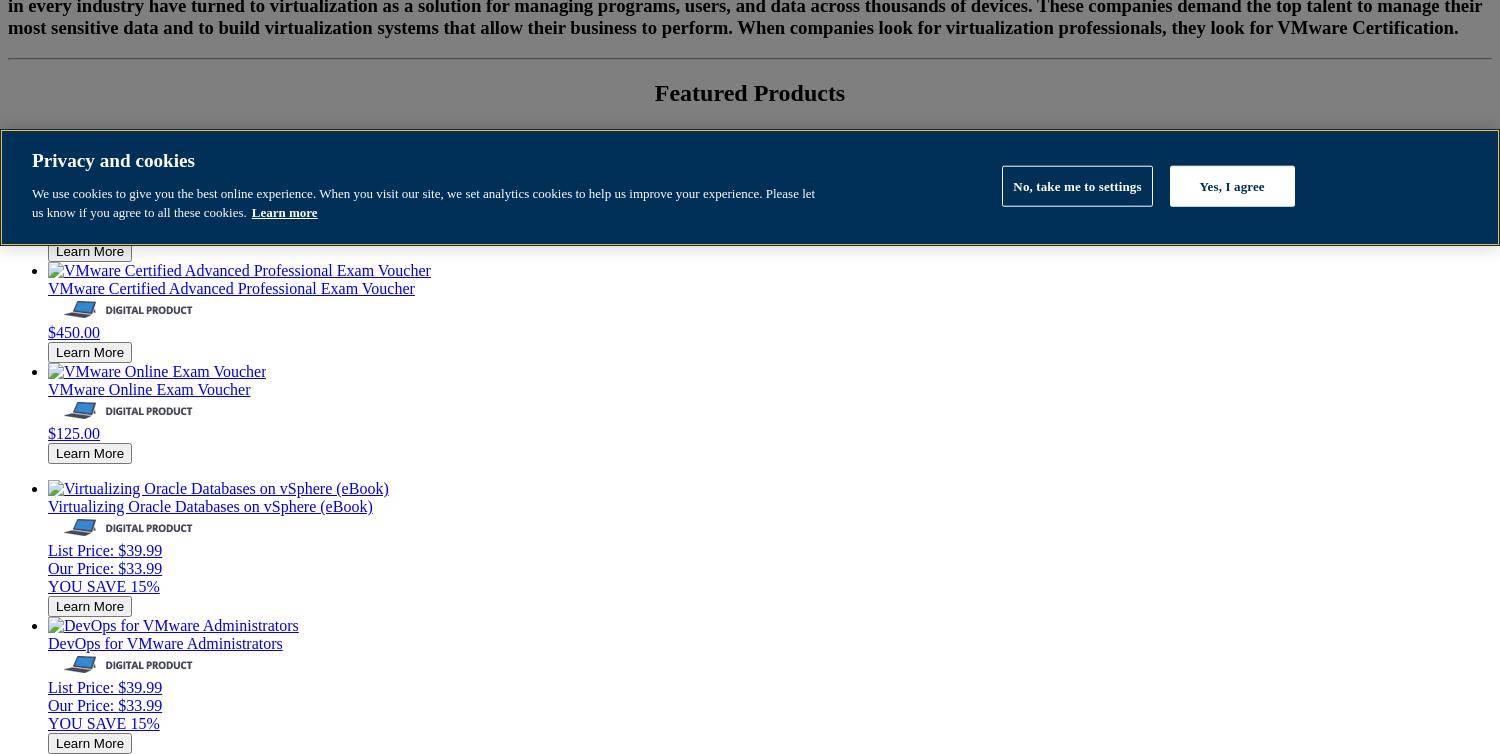 The width and height of the screenshot is (1500, 754). What do you see at coordinates (230, 286) in the screenshot?
I see `'VMware Certified Advanced Professional Exam Voucher'` at bounding box center [230, 286].